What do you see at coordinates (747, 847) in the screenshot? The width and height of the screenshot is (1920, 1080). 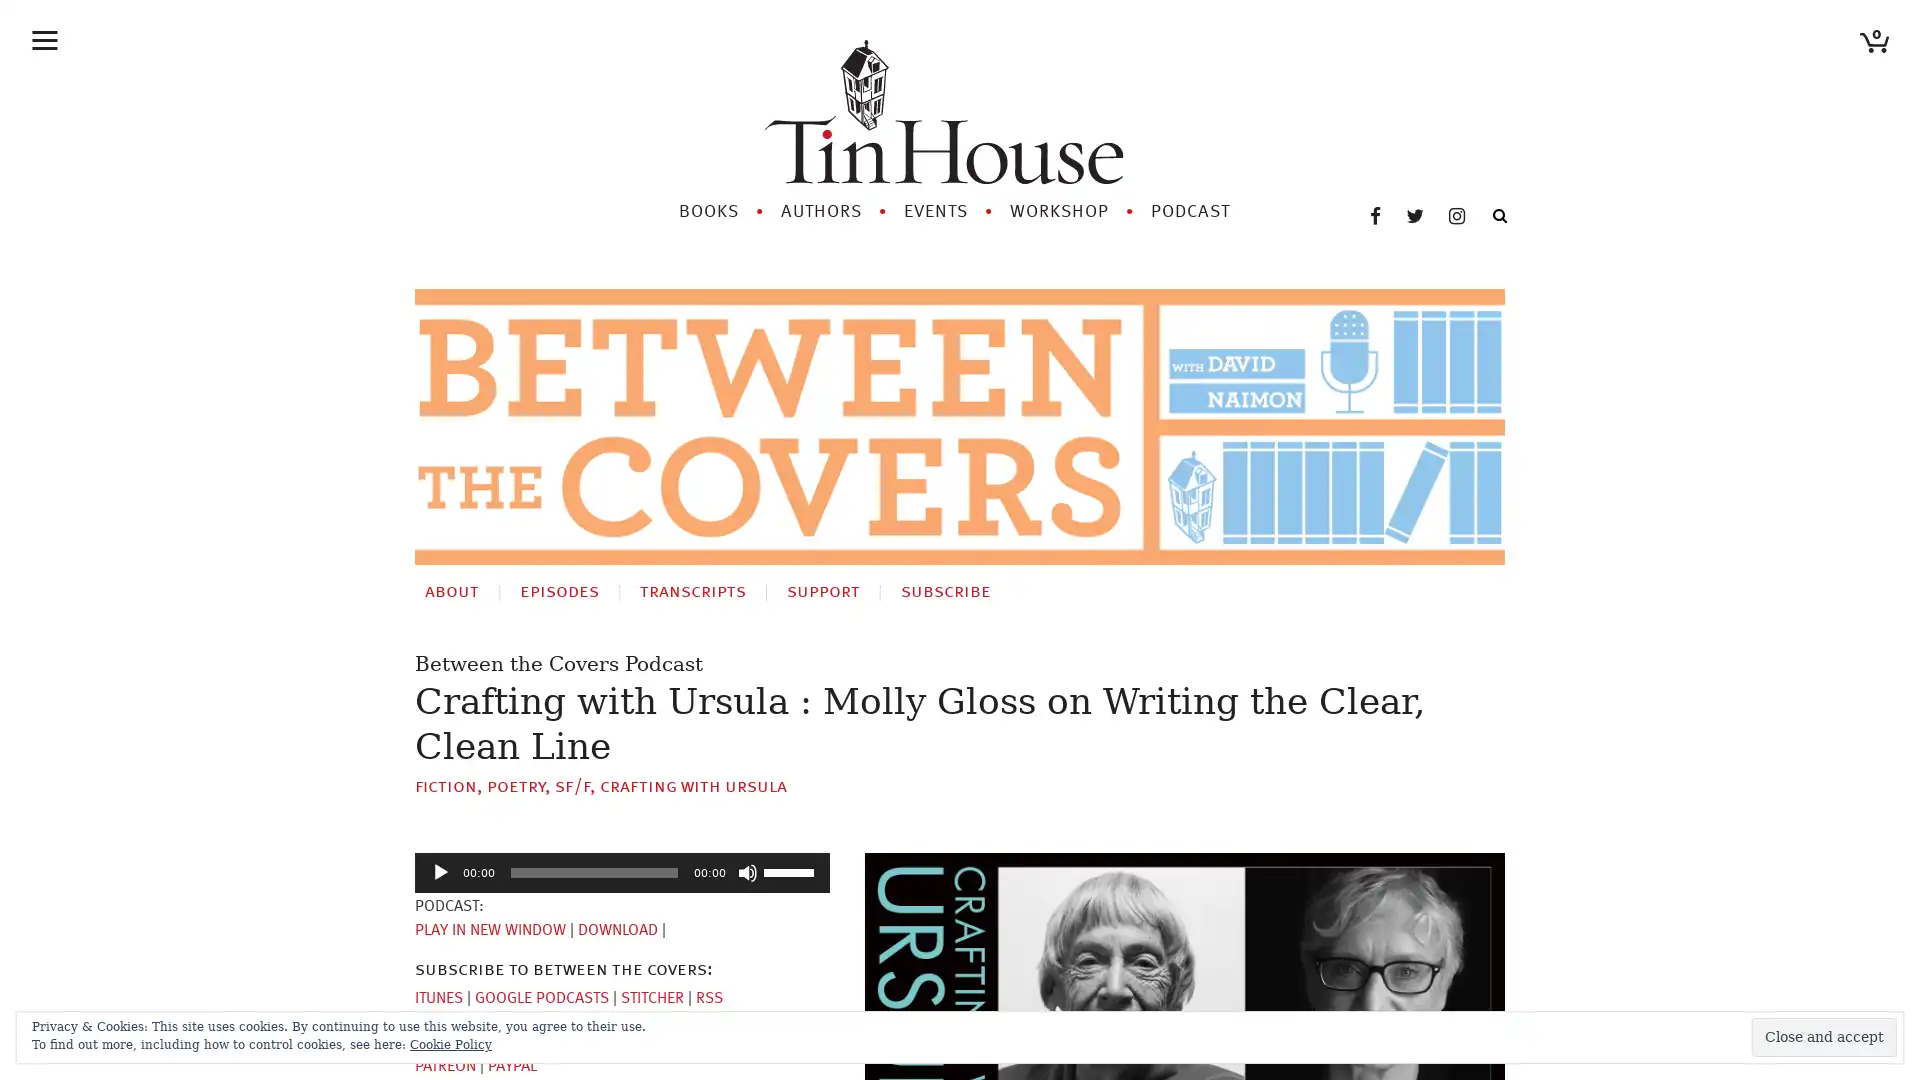 I see `Mute` at bounding box center [747, 847].